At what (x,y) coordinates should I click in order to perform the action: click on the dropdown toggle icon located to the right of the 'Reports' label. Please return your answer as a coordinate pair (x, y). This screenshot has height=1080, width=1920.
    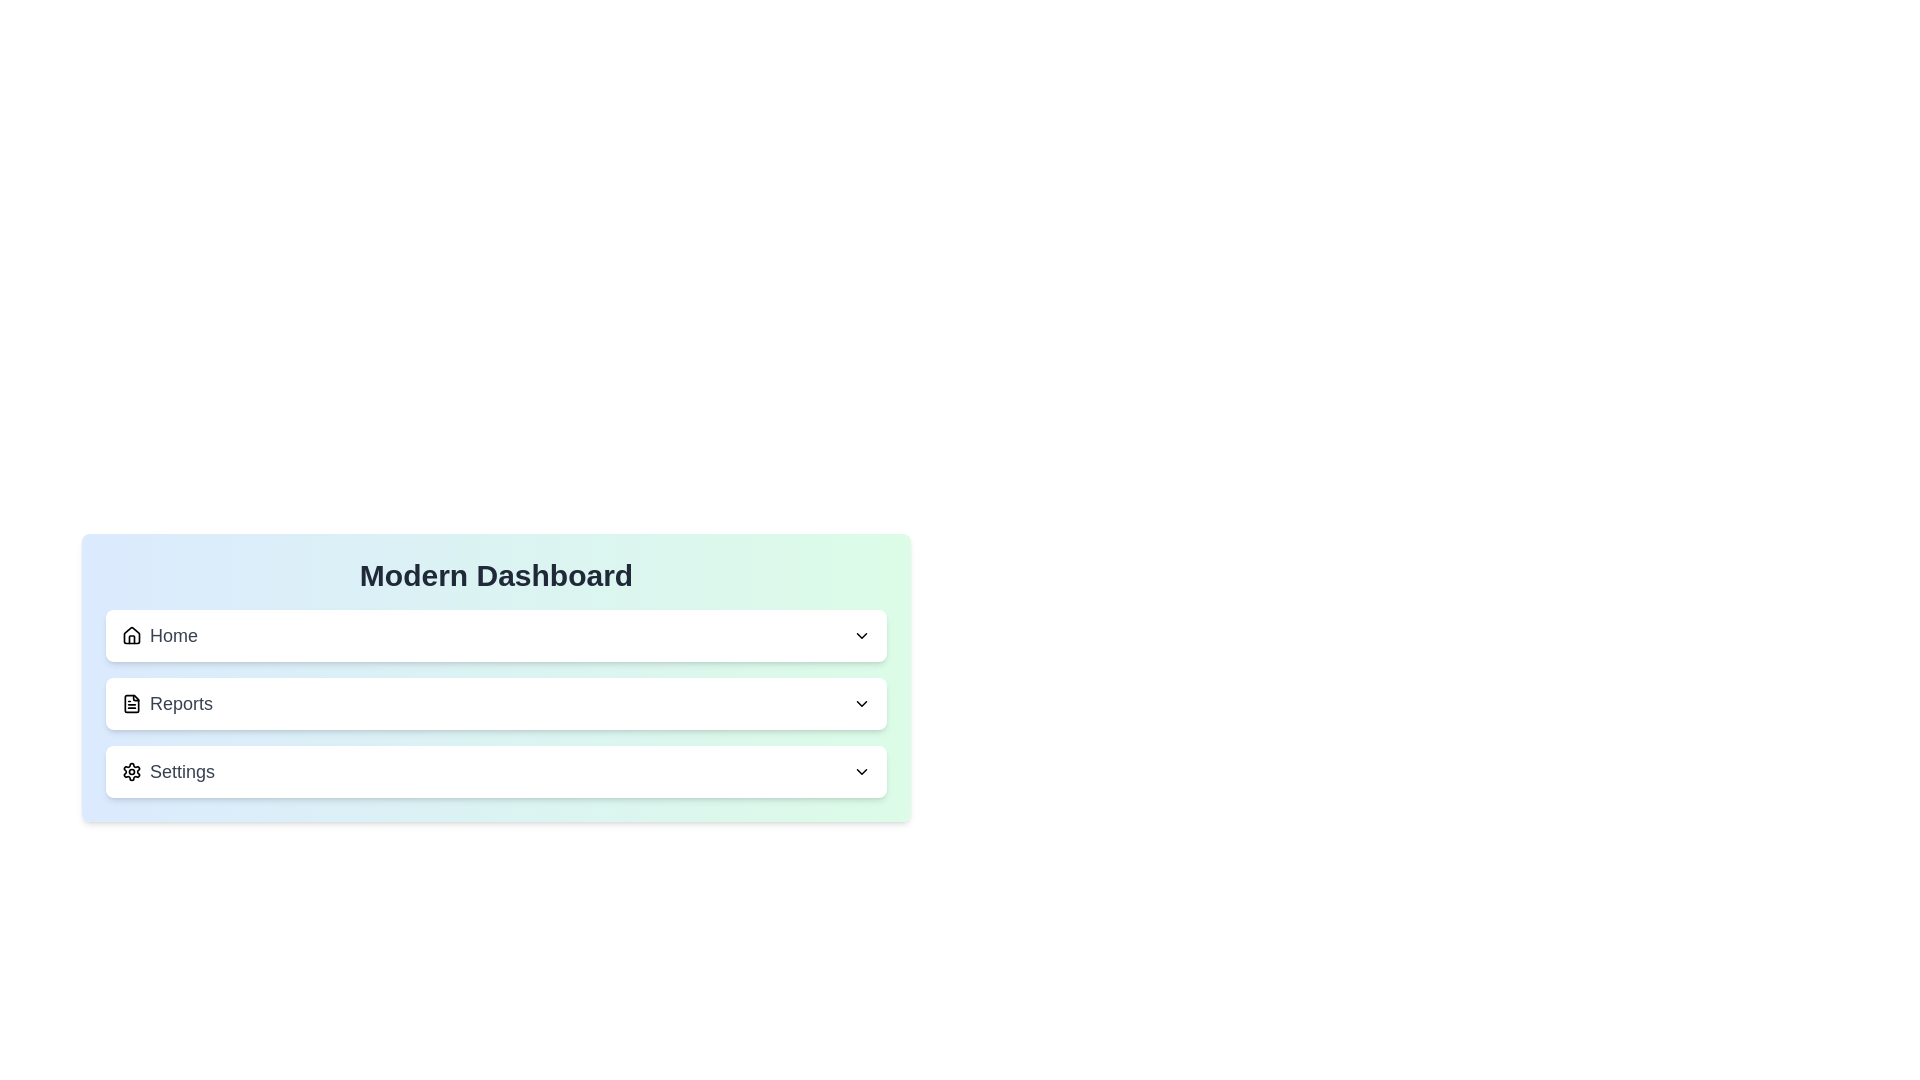
    Looking at the image, I should click on (862, 703).